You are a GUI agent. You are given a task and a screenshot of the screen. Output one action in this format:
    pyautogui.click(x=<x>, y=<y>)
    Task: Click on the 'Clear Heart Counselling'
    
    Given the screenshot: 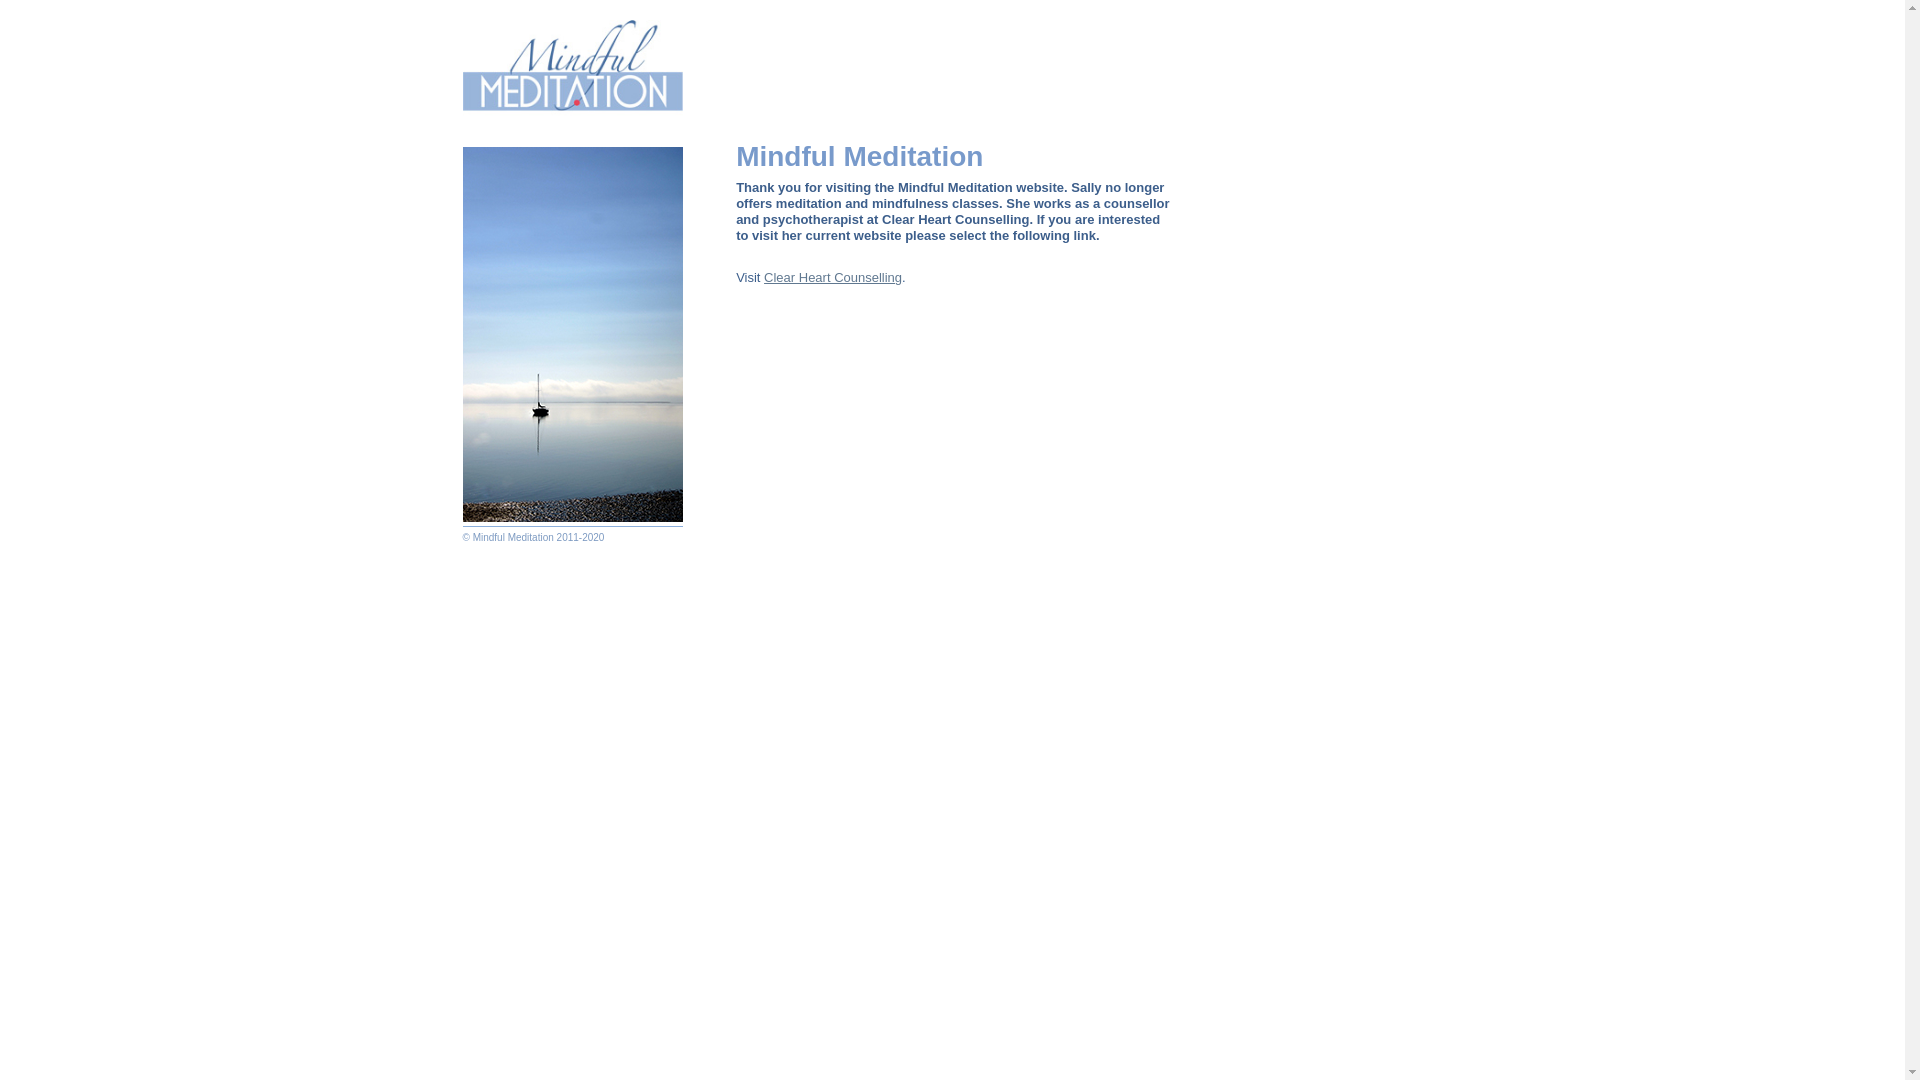 What is the action you would take?
    pyautogui.click(x=833, y=277)
    